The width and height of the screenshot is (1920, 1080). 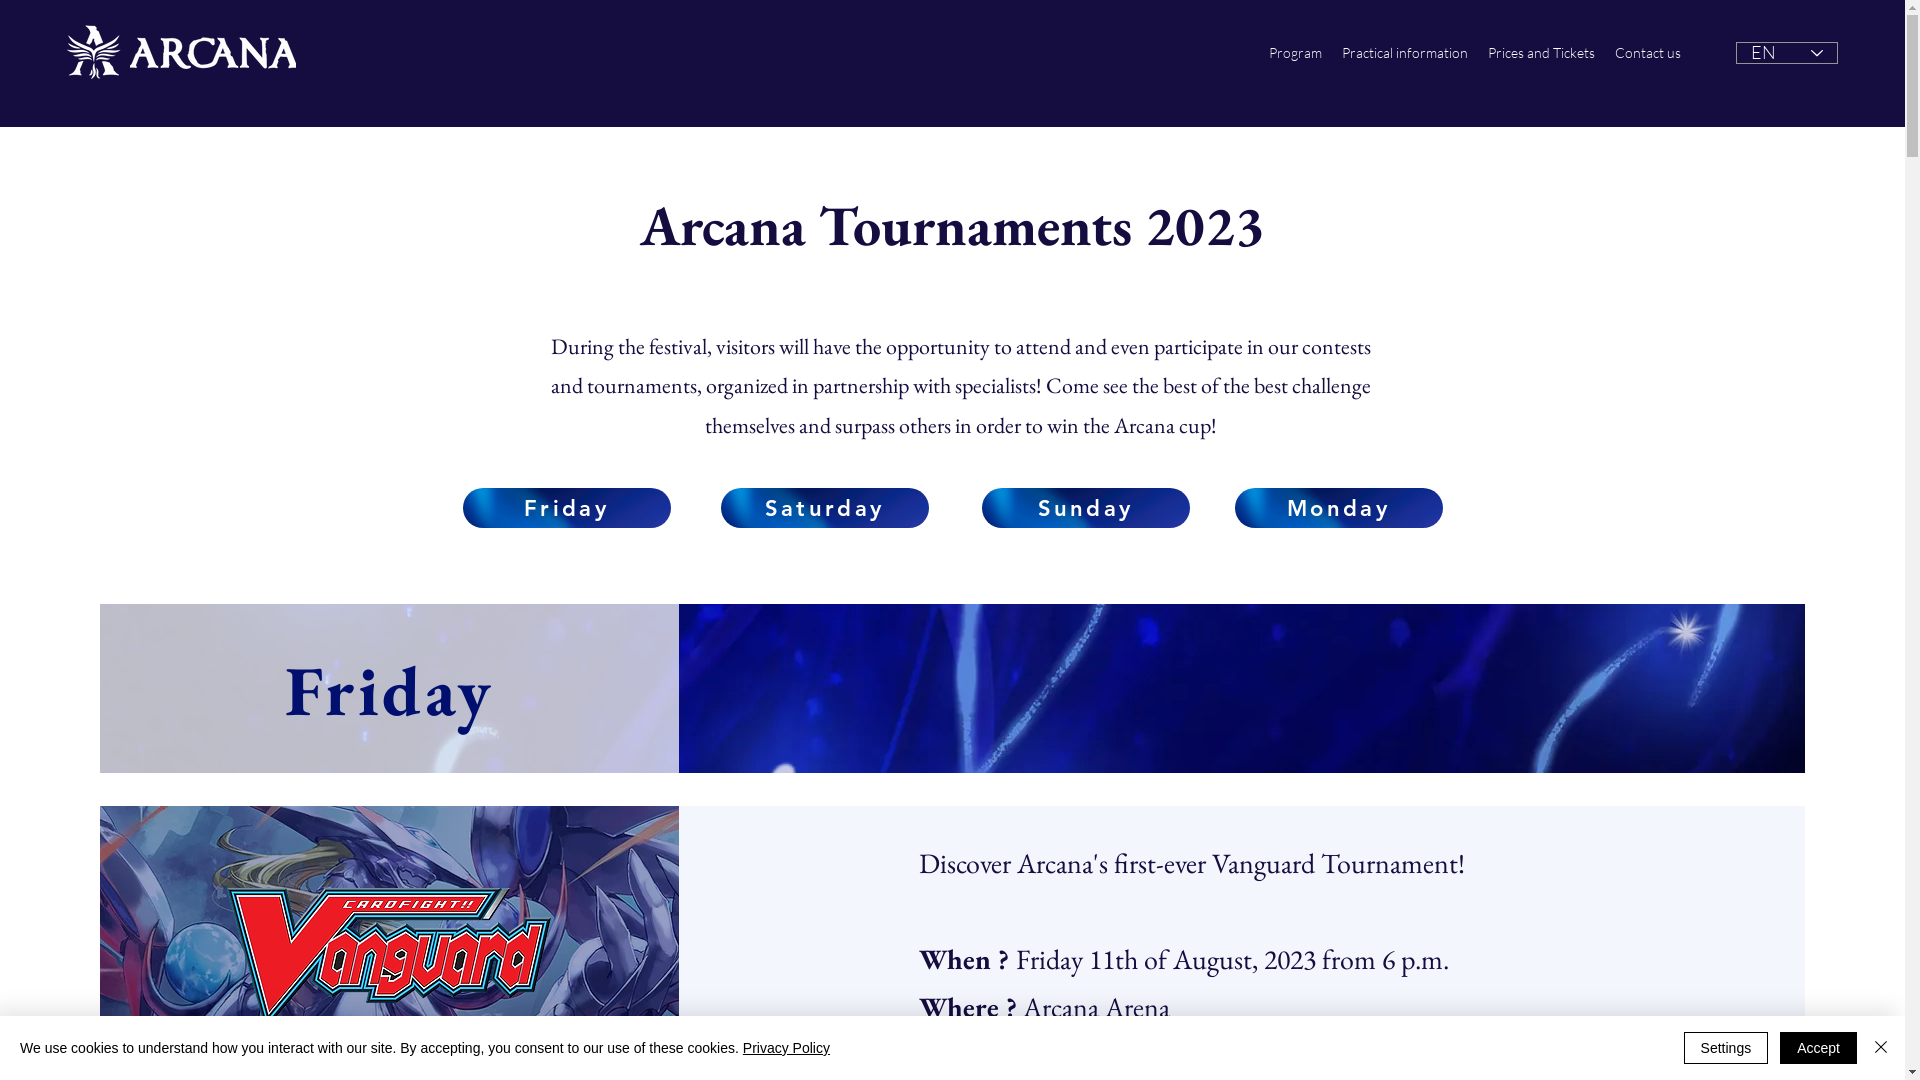 What do you see at coordinates (742, 1047) in the screenshot?
I see `'Privacy Policy'` at bounding box center [742, 1047].